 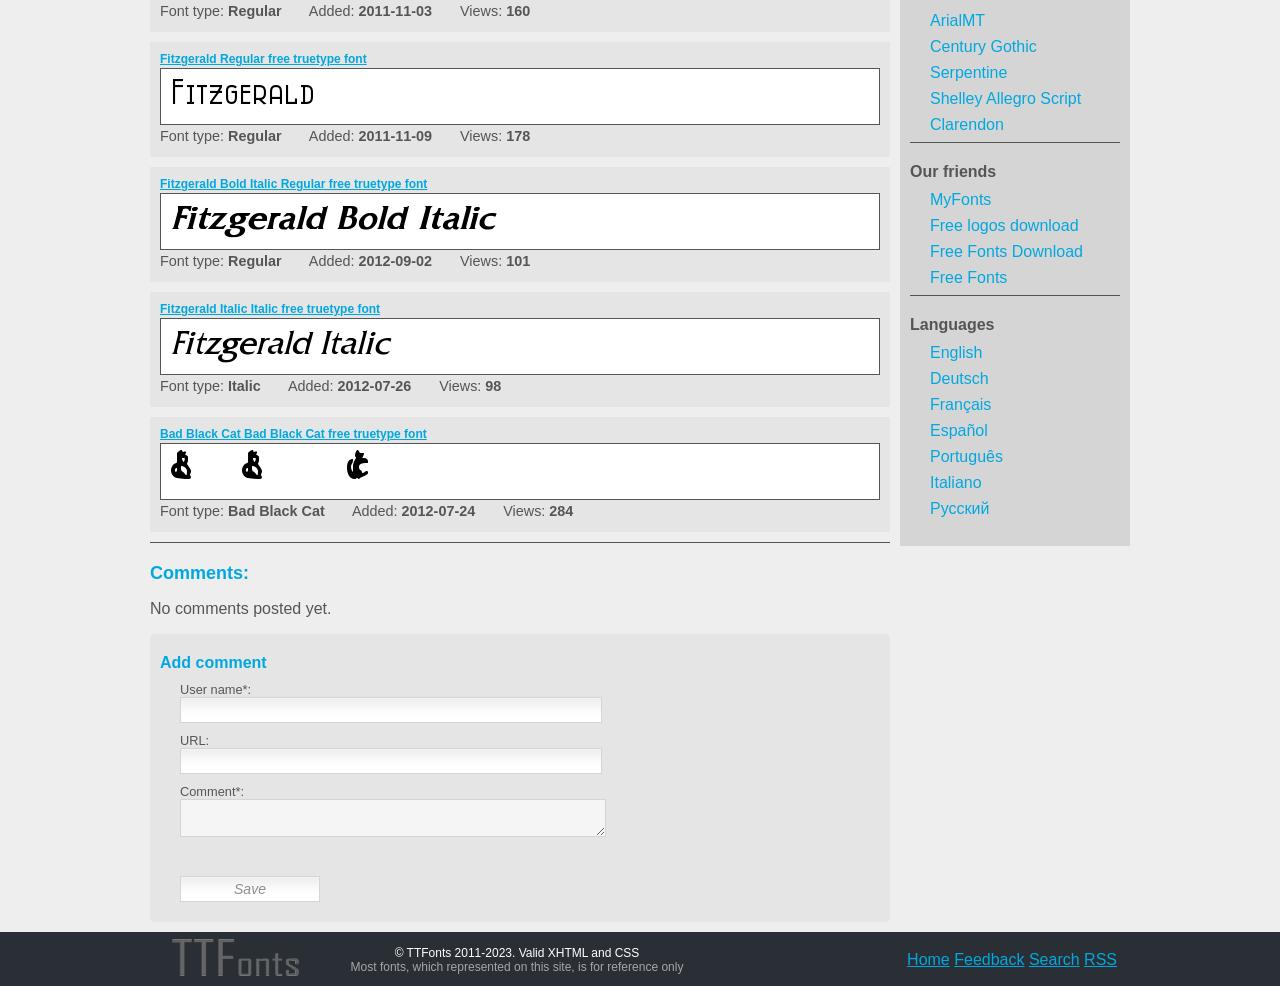 I want to click on 'Languages', so click(x=951, y=324).